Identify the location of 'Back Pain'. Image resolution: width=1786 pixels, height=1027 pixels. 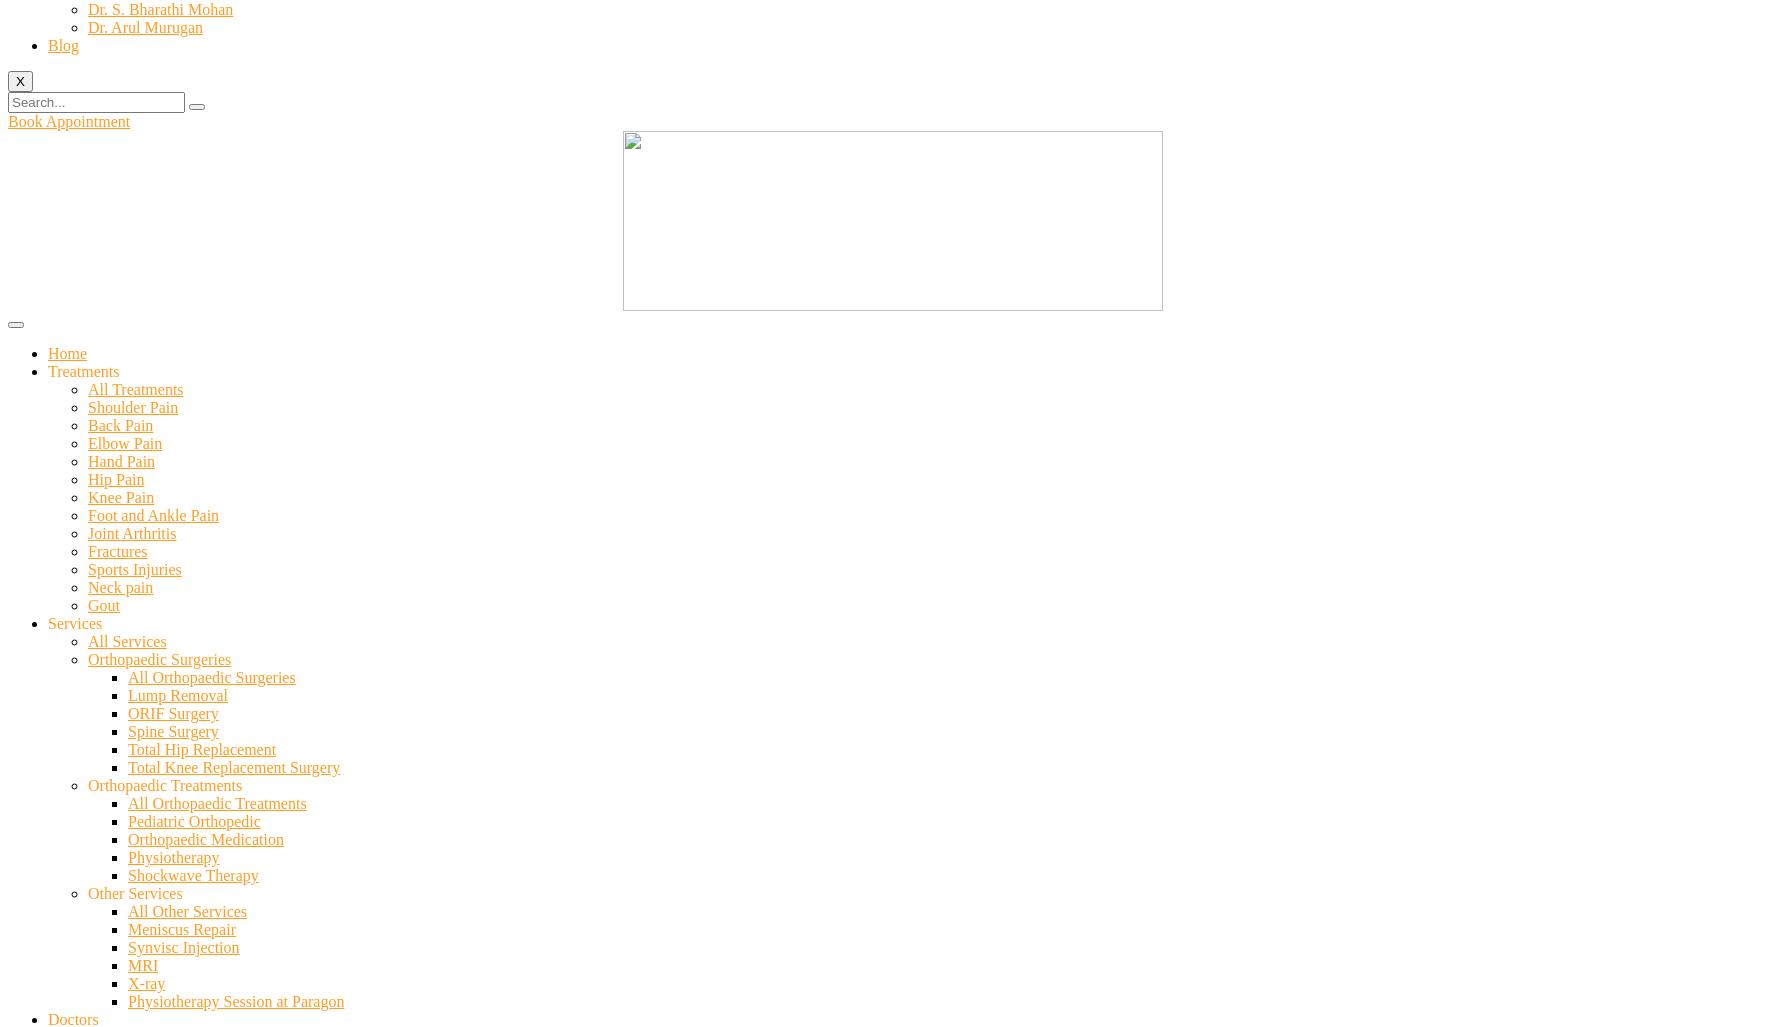
(88, 424).